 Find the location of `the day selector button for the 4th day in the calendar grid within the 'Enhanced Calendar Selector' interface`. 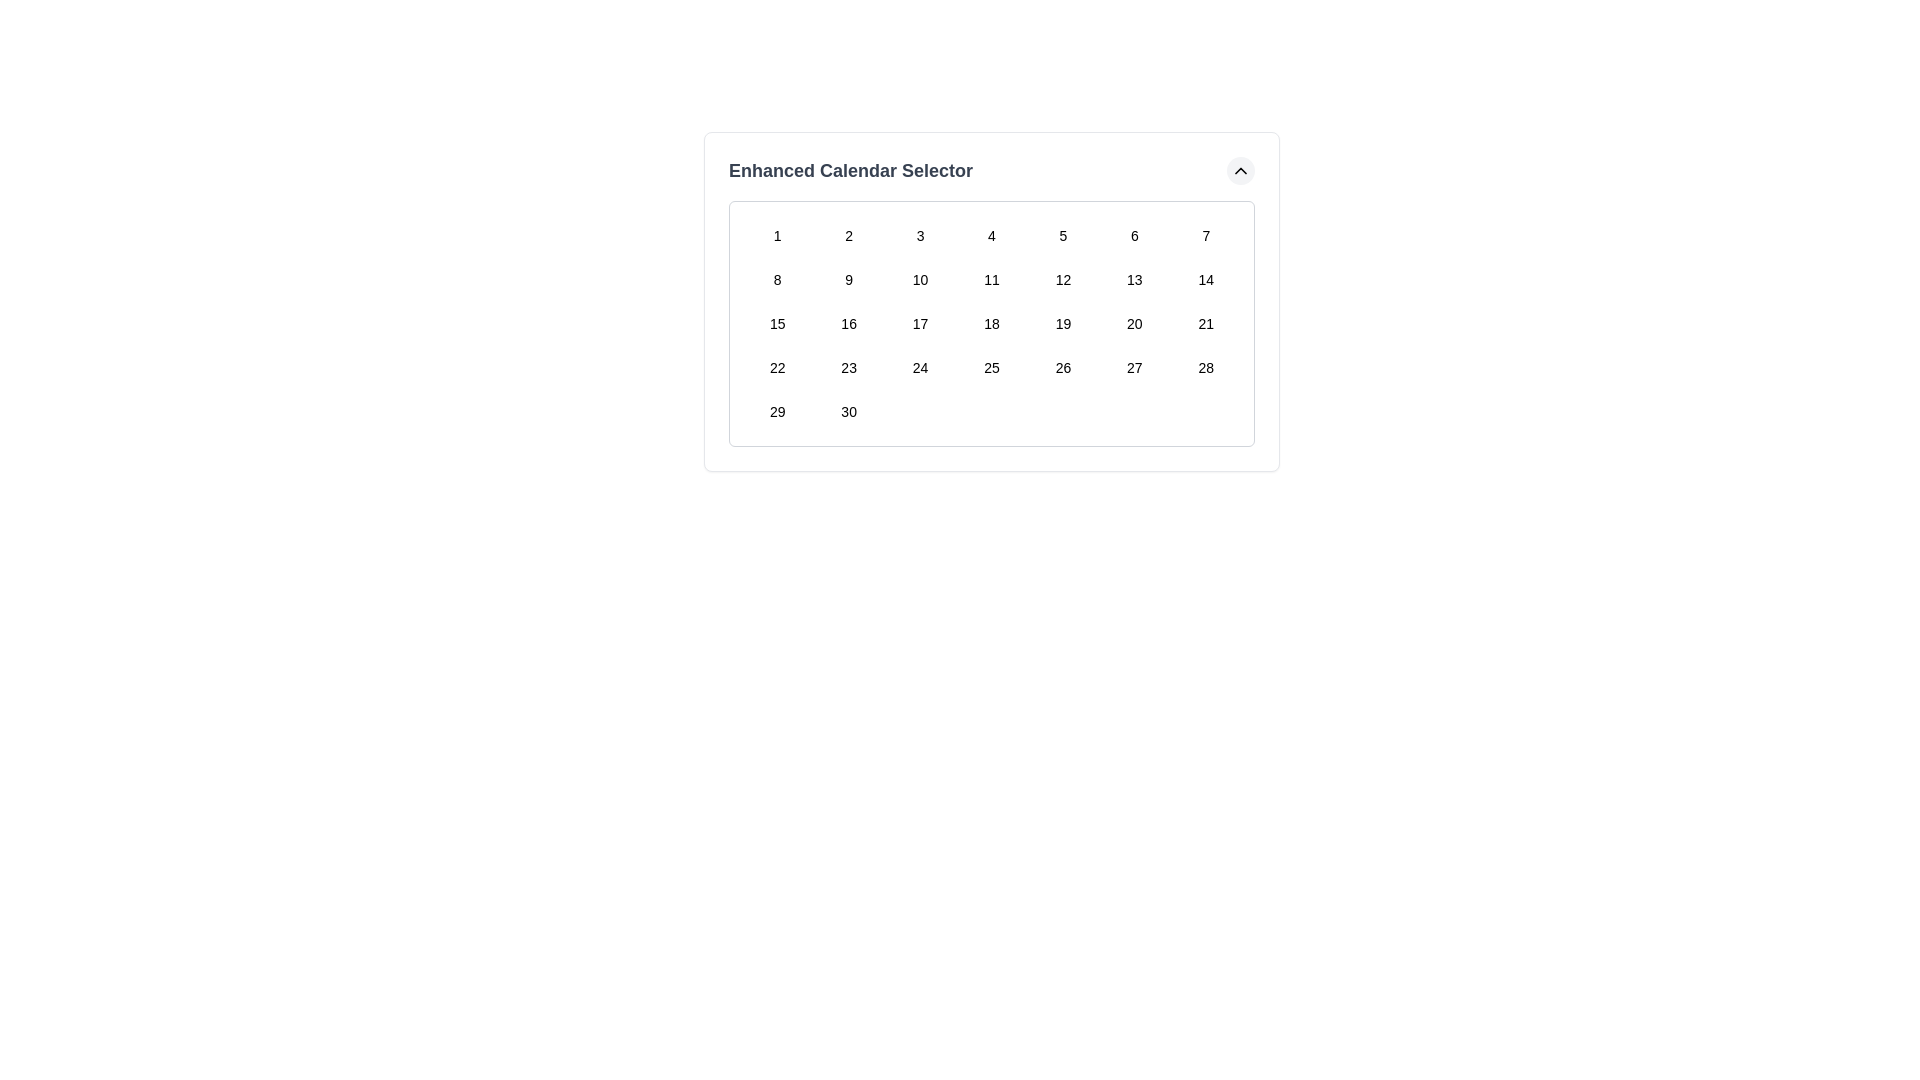

the day selector button for the 4th day in the calendar grid within the 'Enhanced Calendar Selector' interface is located at coordinates (992, 234).